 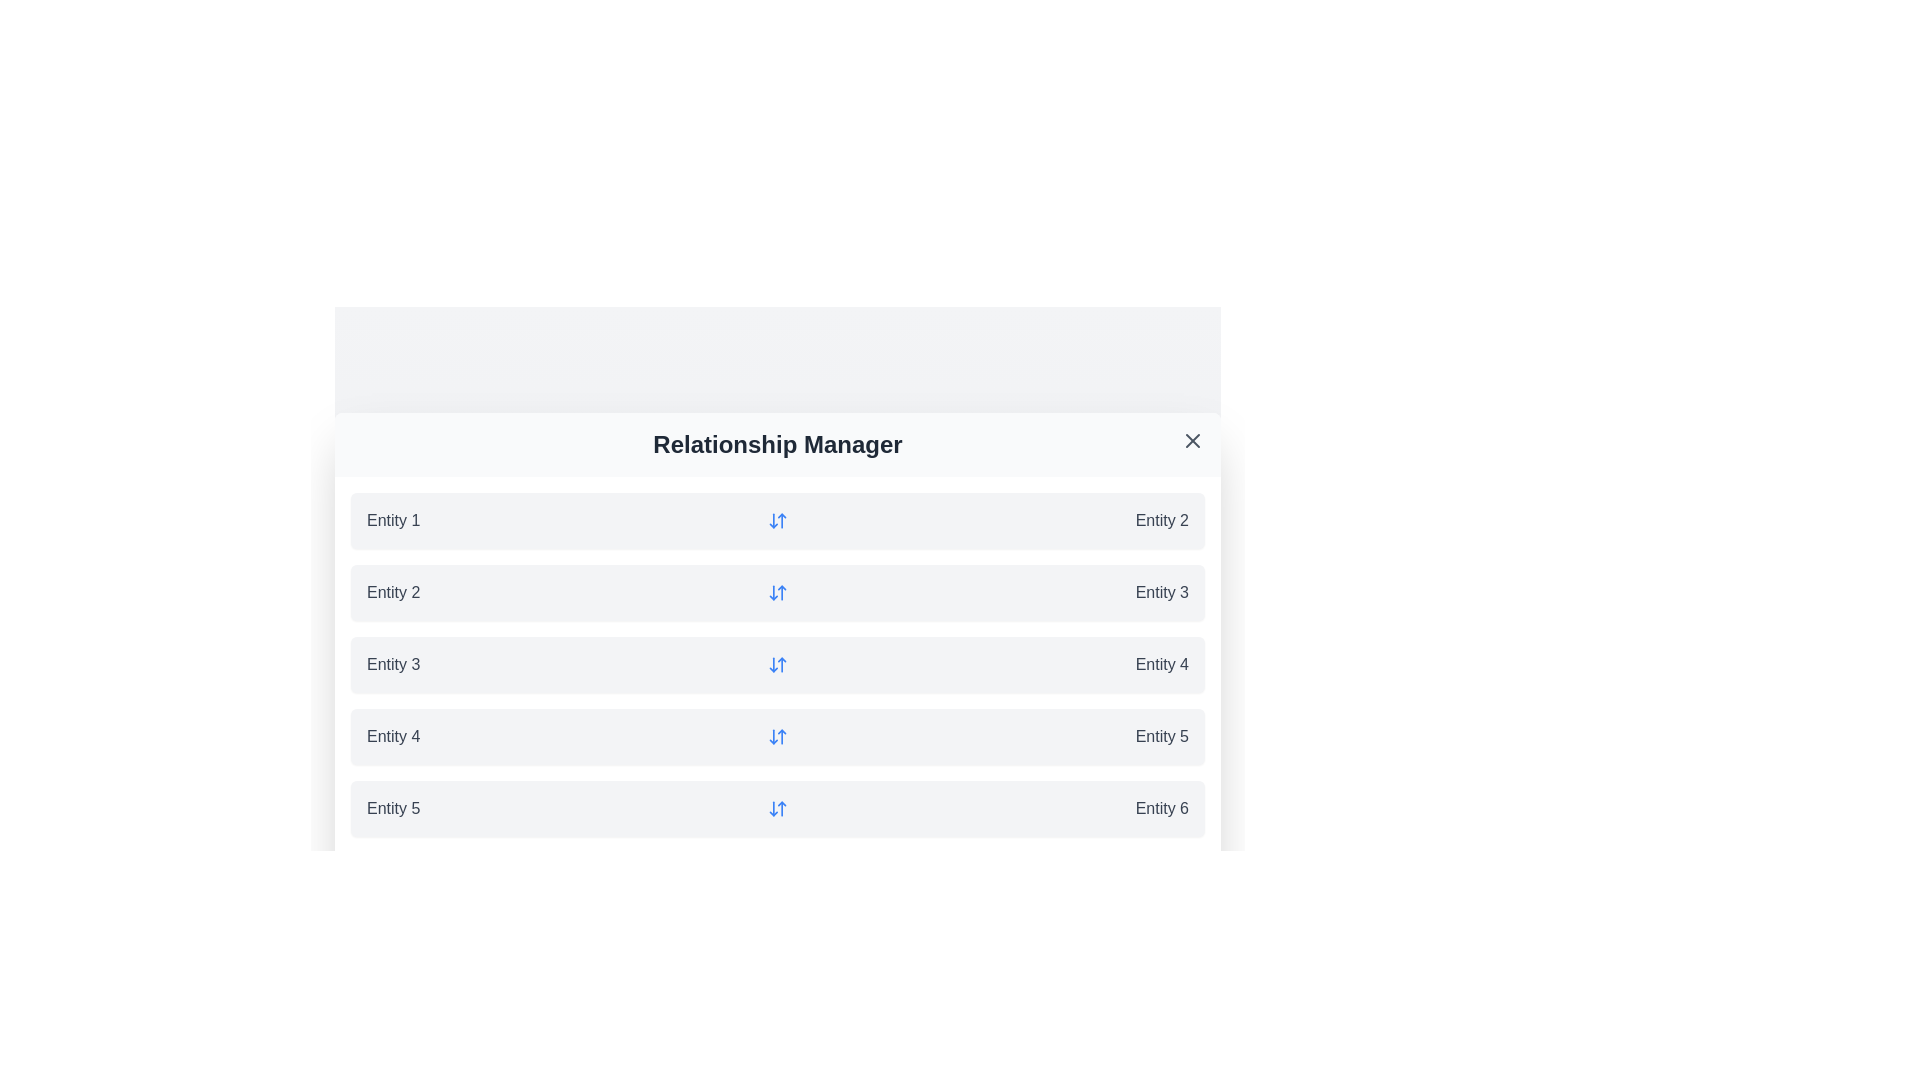 I want to click on the close icon to close the dialog, so click(x=1193, y=439).